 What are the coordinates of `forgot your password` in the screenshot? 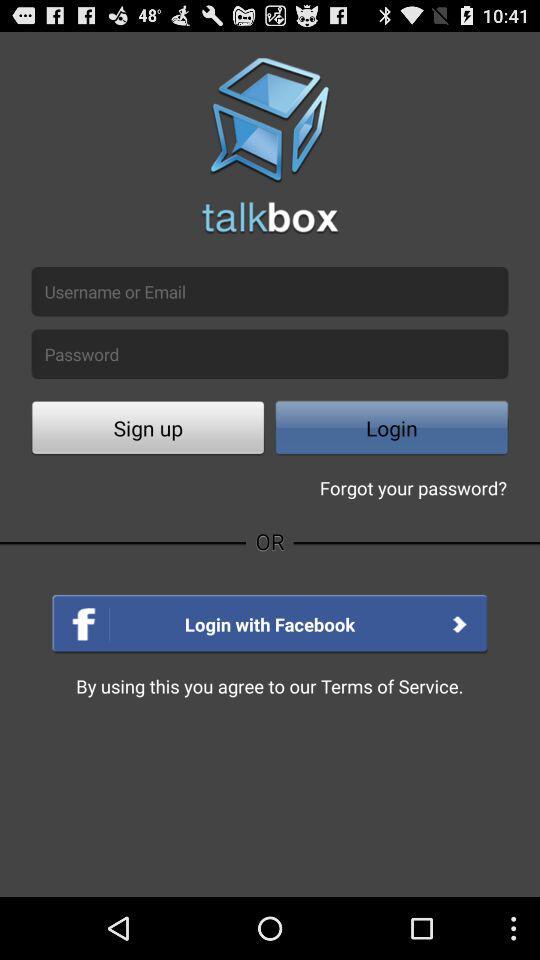 It's located at (412, 486).